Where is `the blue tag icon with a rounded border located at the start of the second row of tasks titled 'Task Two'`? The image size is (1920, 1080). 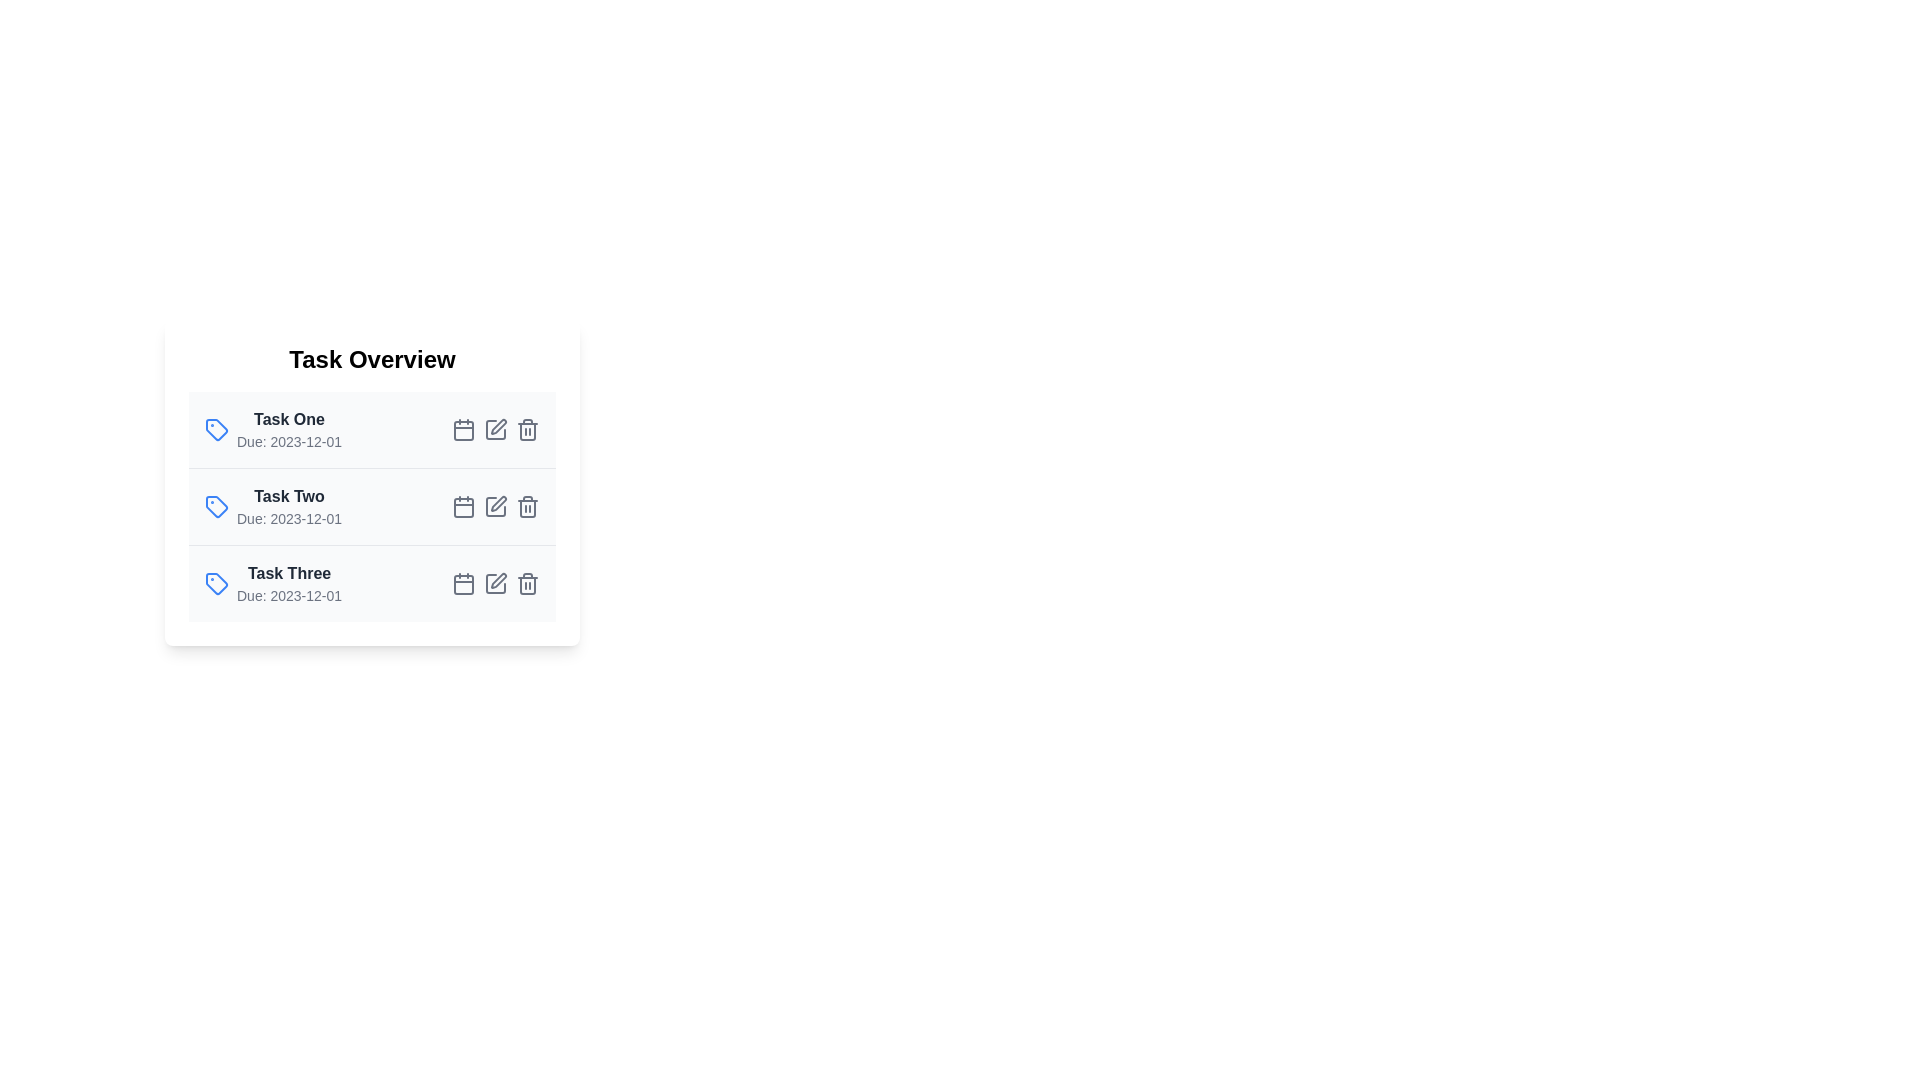 the blue tag icon with a rounded border located at the start of the second row of tasks titled 'Task Two' is located at coordinates (216, 505).